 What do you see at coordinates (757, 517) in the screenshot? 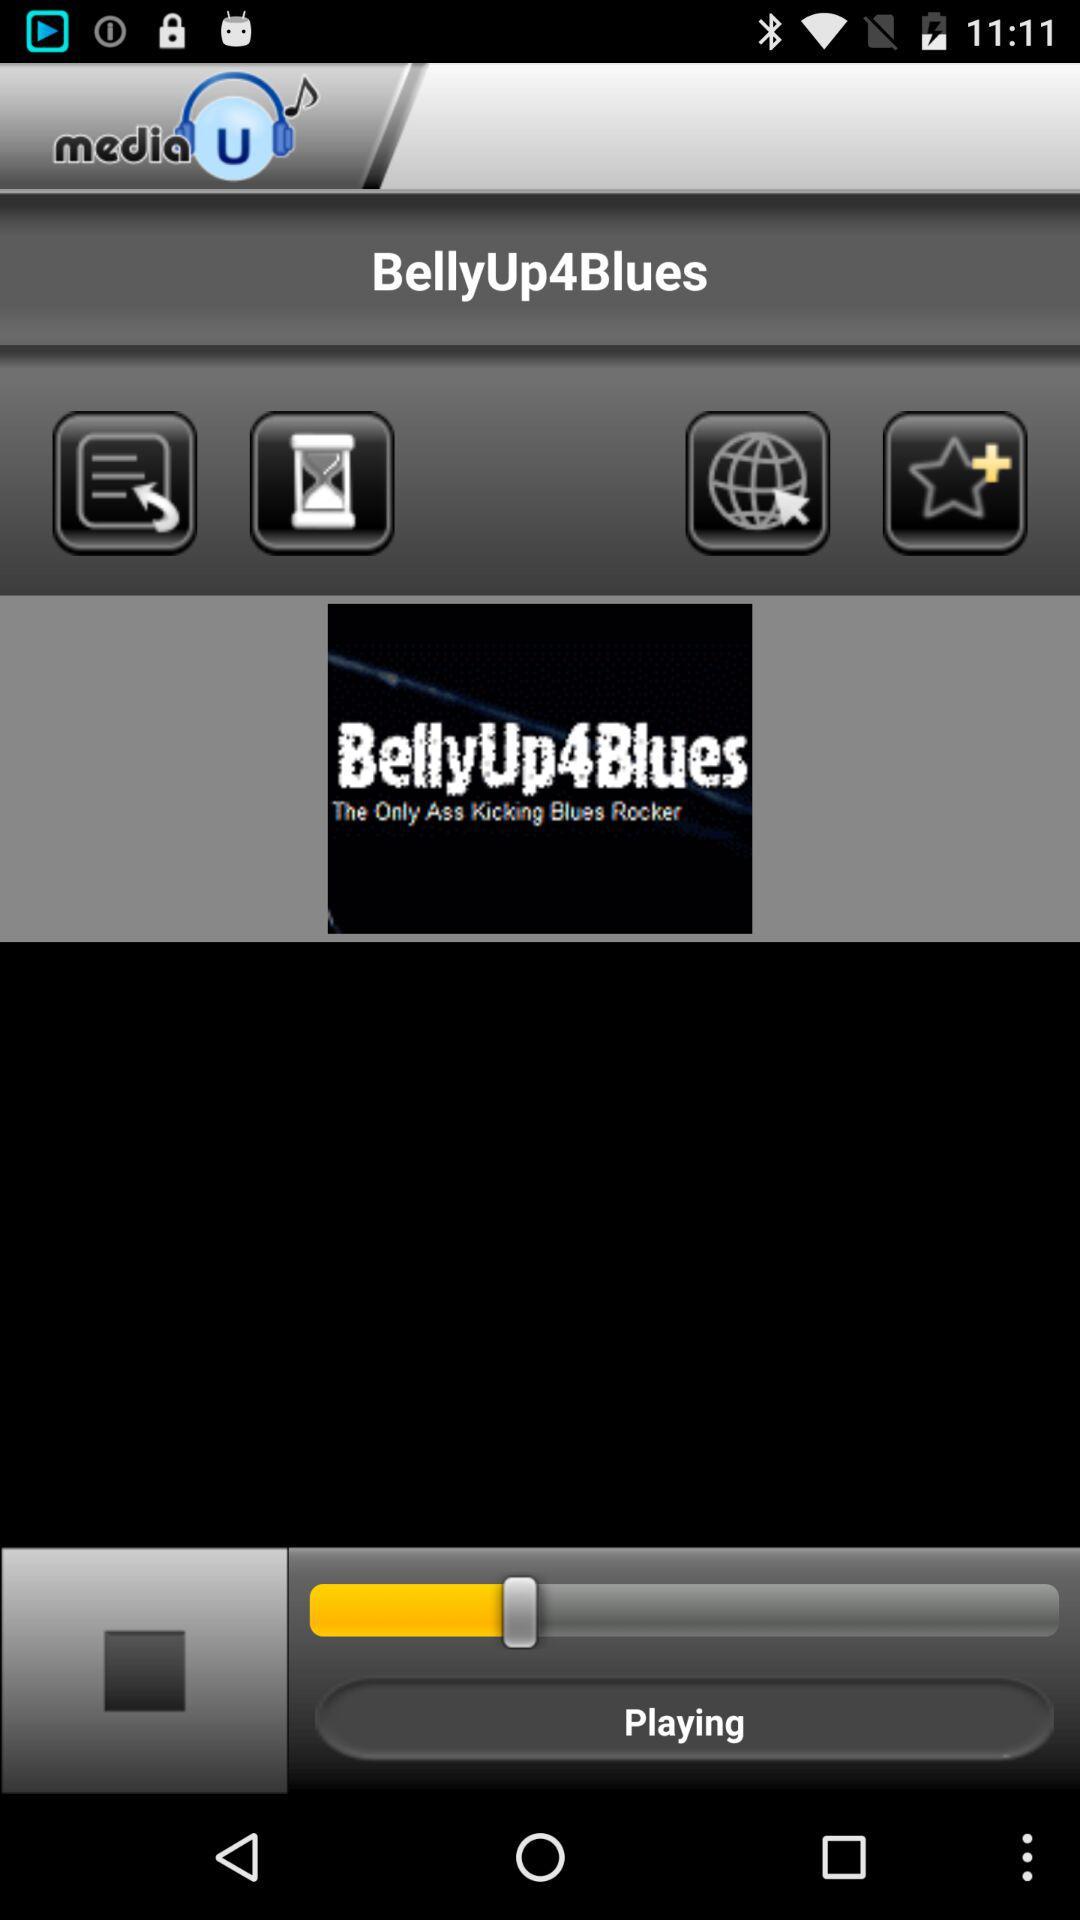
I see `the globe icon` at bounding box center [757, 517].